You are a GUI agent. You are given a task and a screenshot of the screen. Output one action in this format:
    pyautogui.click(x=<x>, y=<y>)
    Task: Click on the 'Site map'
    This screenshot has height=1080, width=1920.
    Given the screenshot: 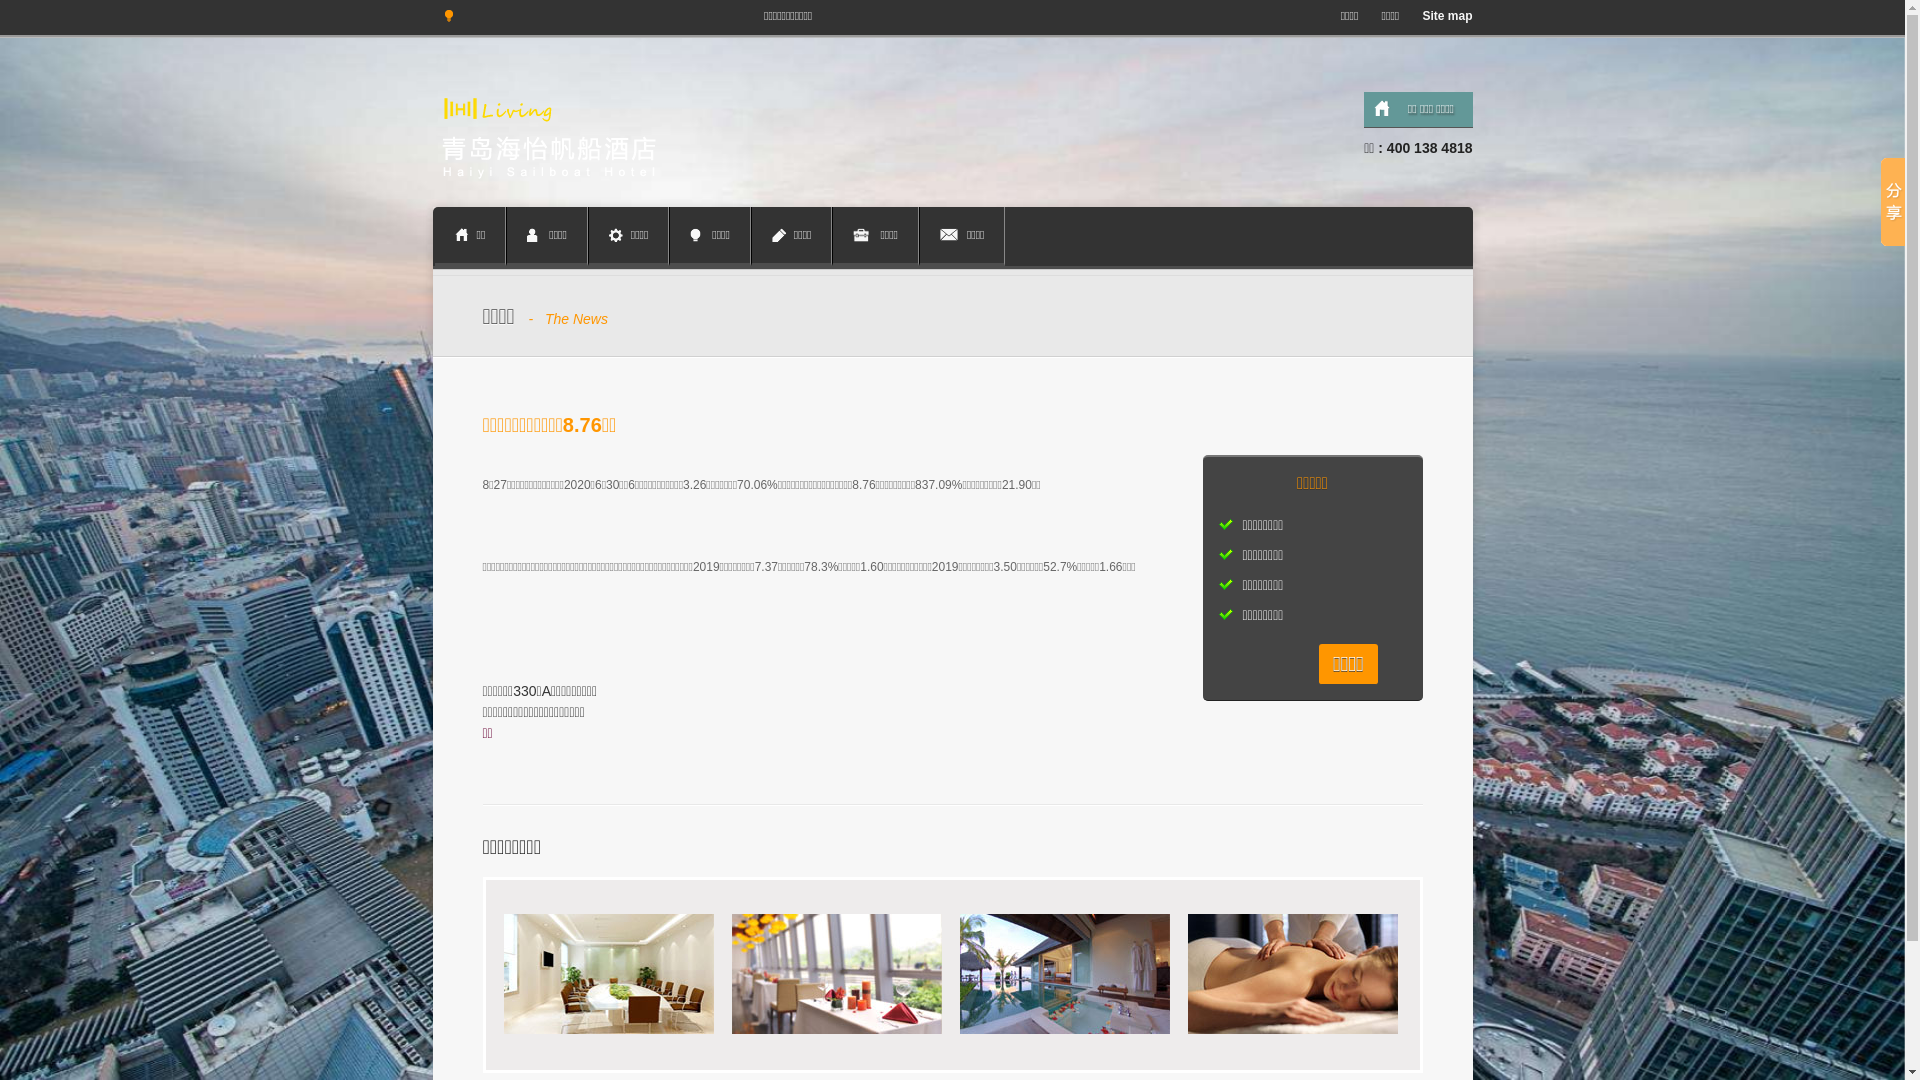 What is the action you would take?
    pyautogui.click(x=1441, y=15)
    